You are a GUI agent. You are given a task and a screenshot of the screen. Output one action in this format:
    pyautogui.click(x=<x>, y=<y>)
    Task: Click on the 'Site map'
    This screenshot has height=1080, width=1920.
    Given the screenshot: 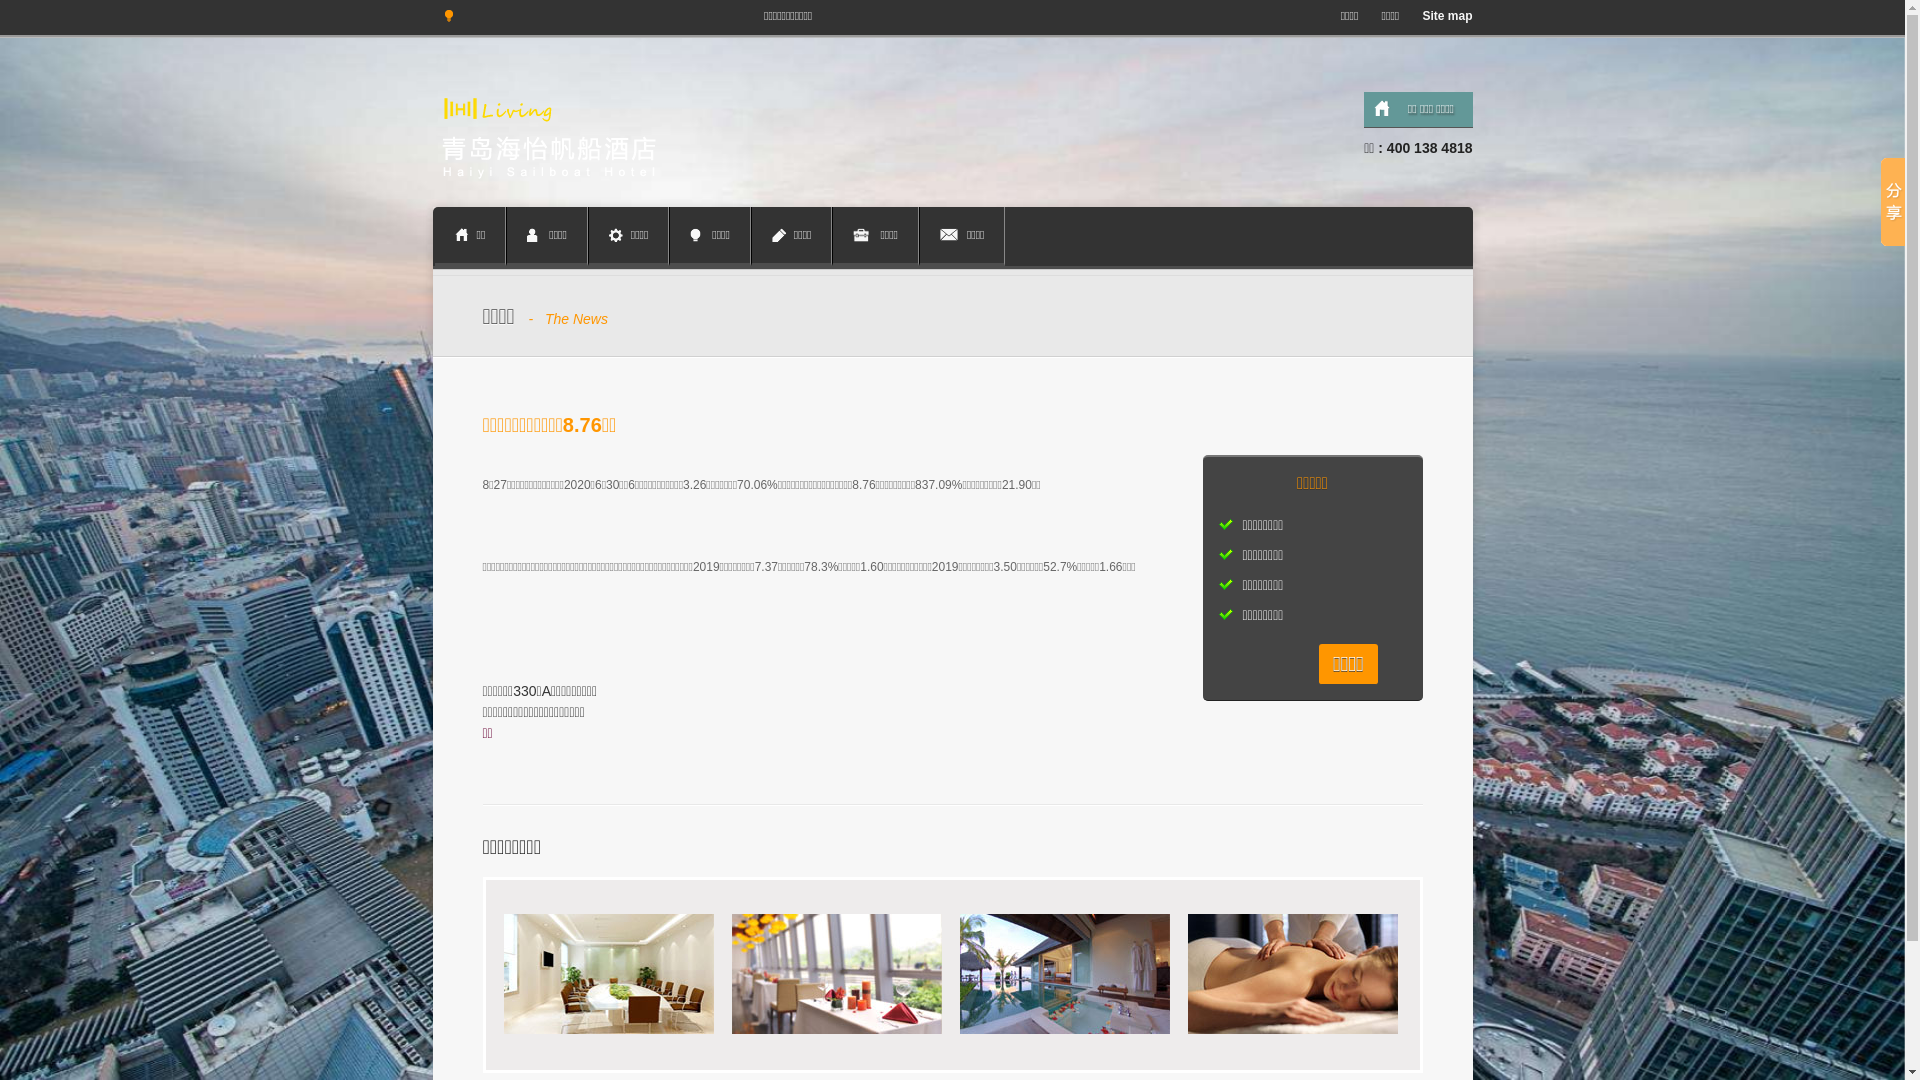 What is the action you would take?
    pyautogui.click(x=1441, y=15)
    